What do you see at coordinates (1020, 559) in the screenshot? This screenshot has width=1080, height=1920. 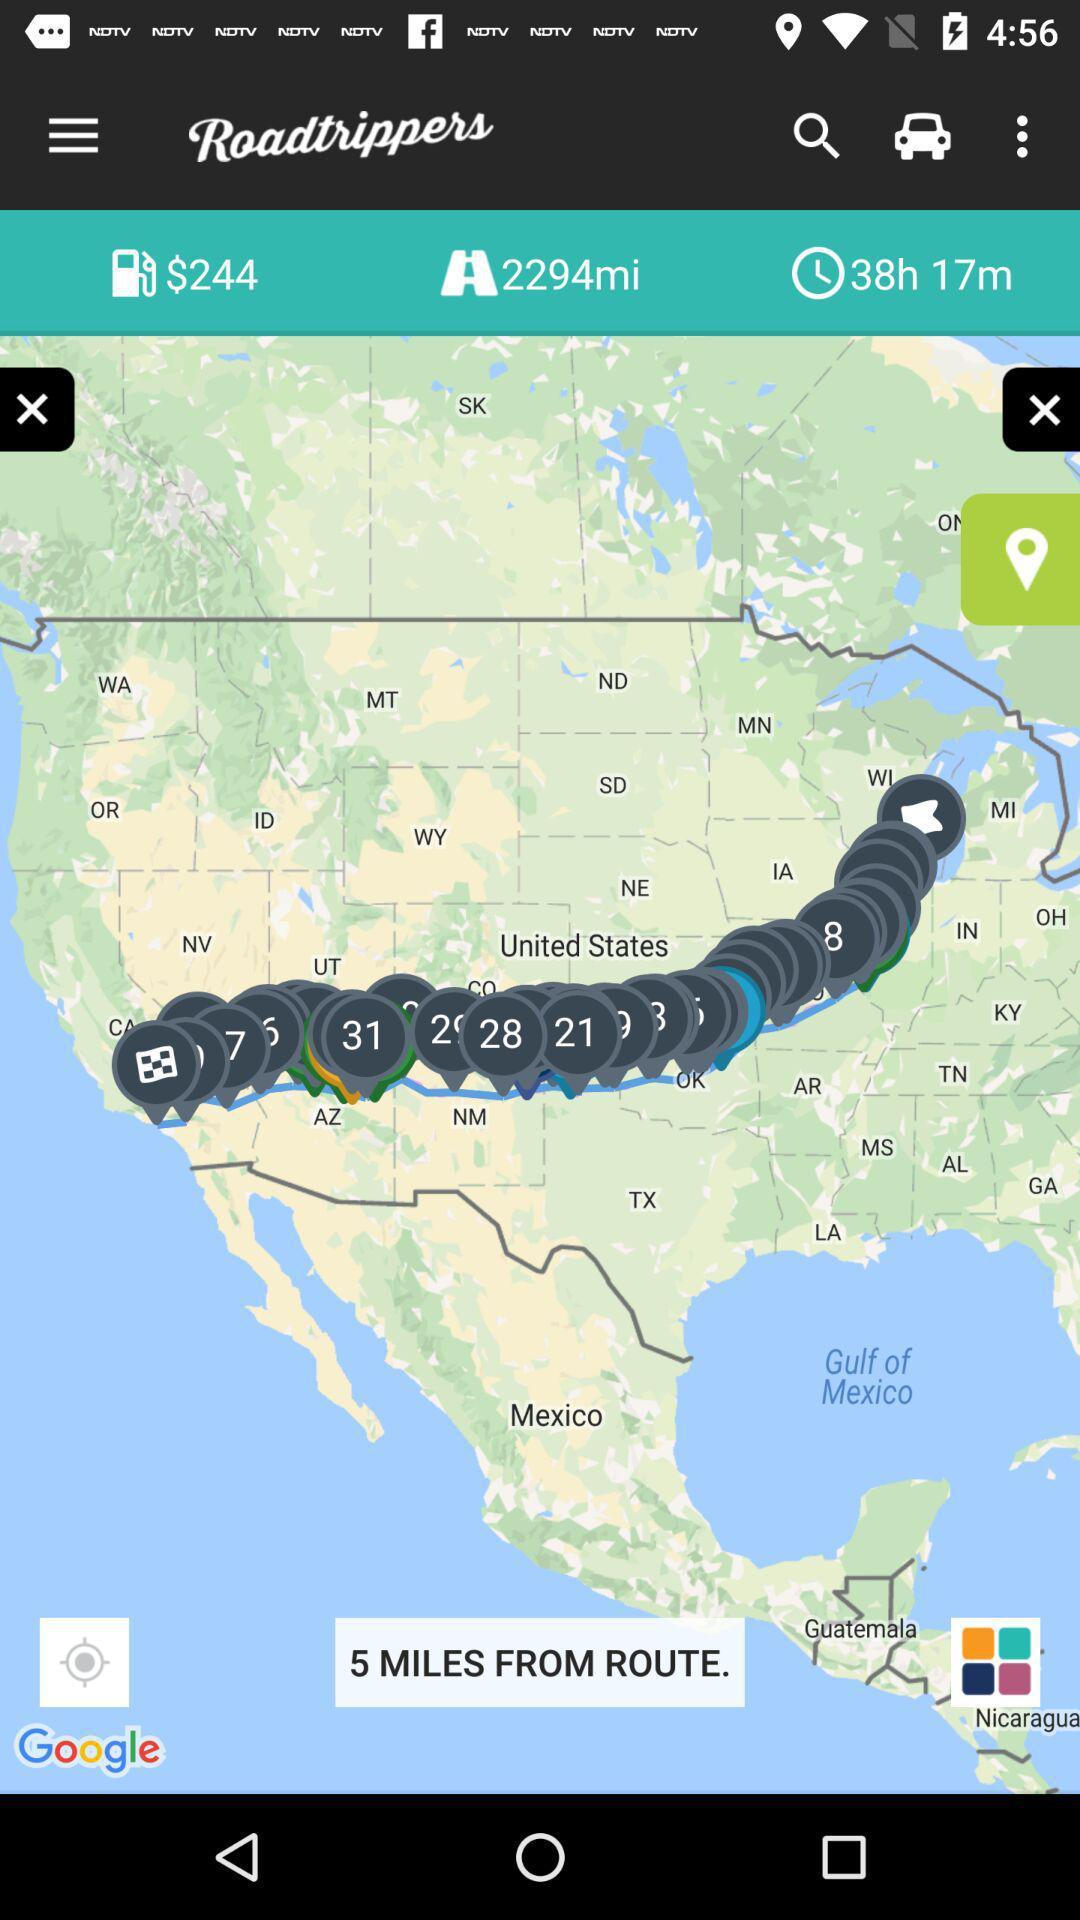 I see `the location icon` at bounding box center [1020, 559].